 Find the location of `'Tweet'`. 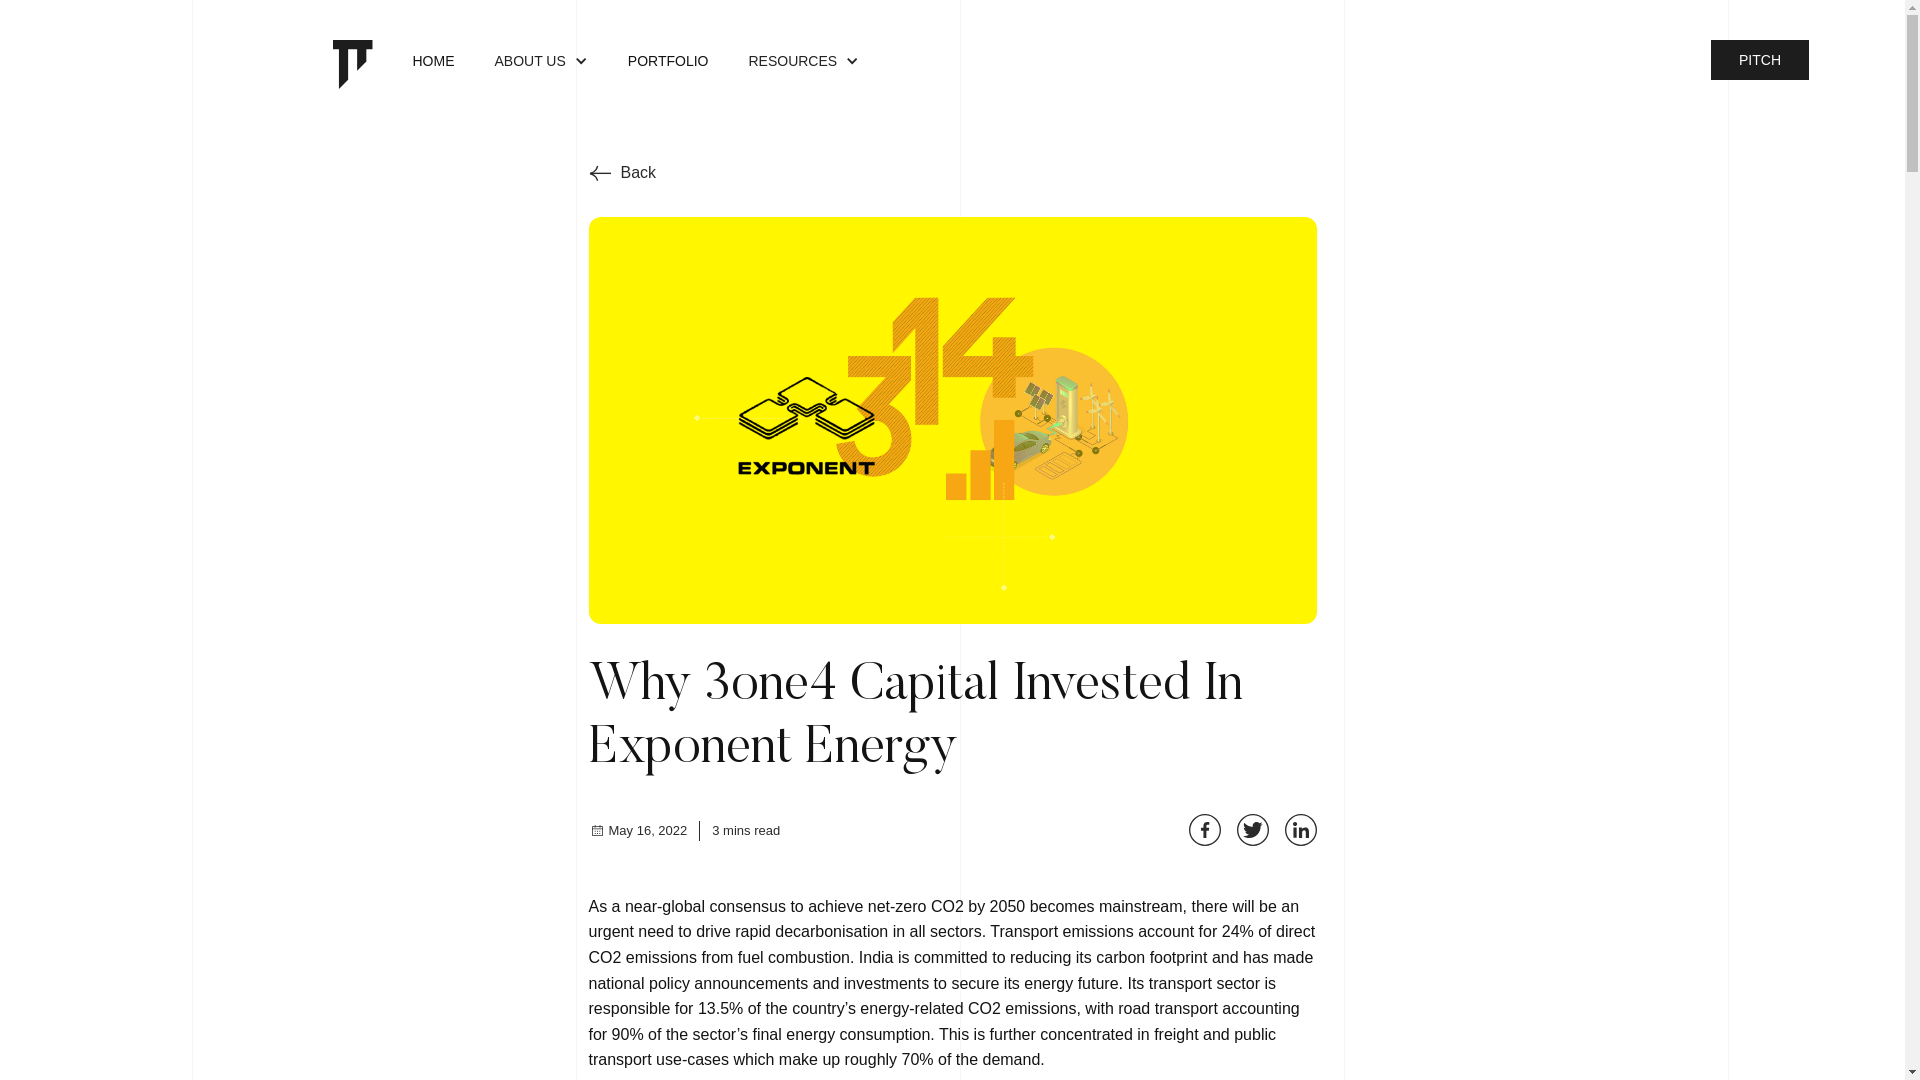

'Tweet' is located at coordinates (1235, 829).